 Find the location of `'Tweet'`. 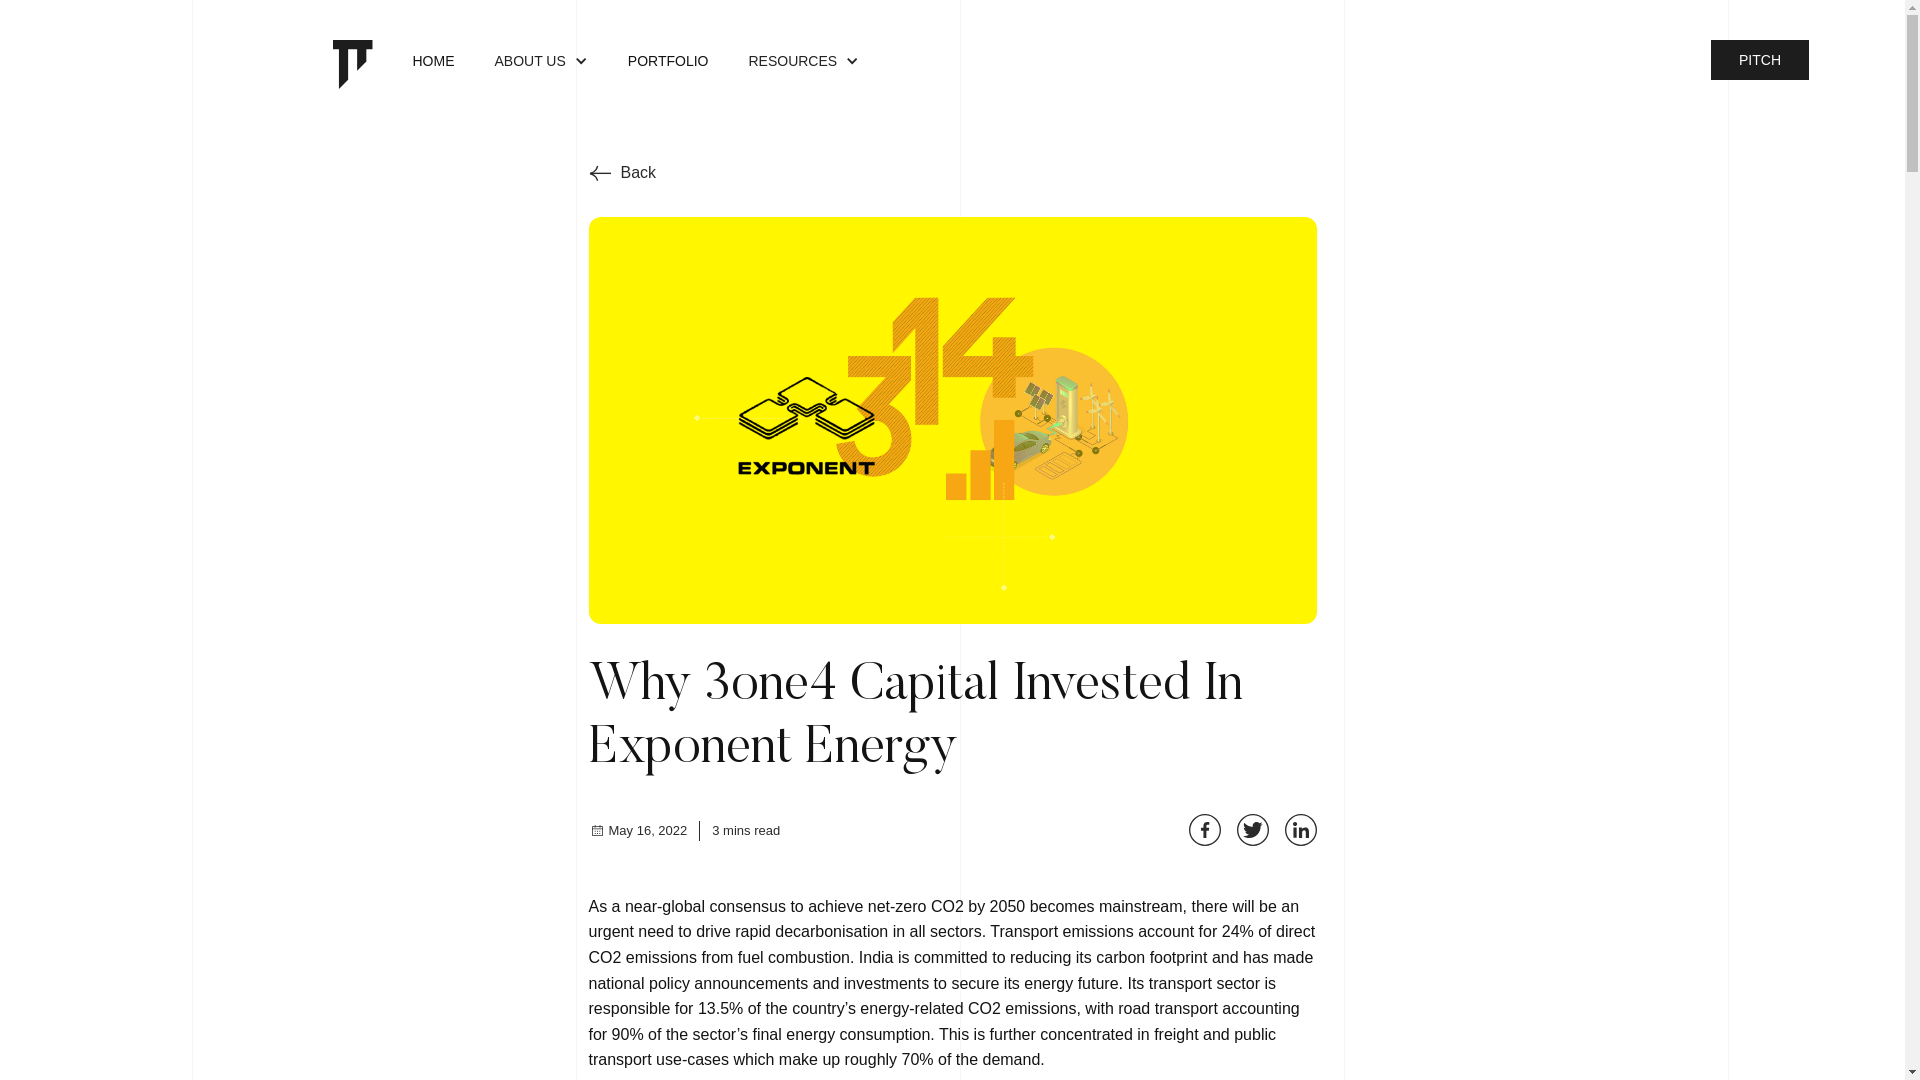

'Tweet' is located at coordinates (1235, 829).